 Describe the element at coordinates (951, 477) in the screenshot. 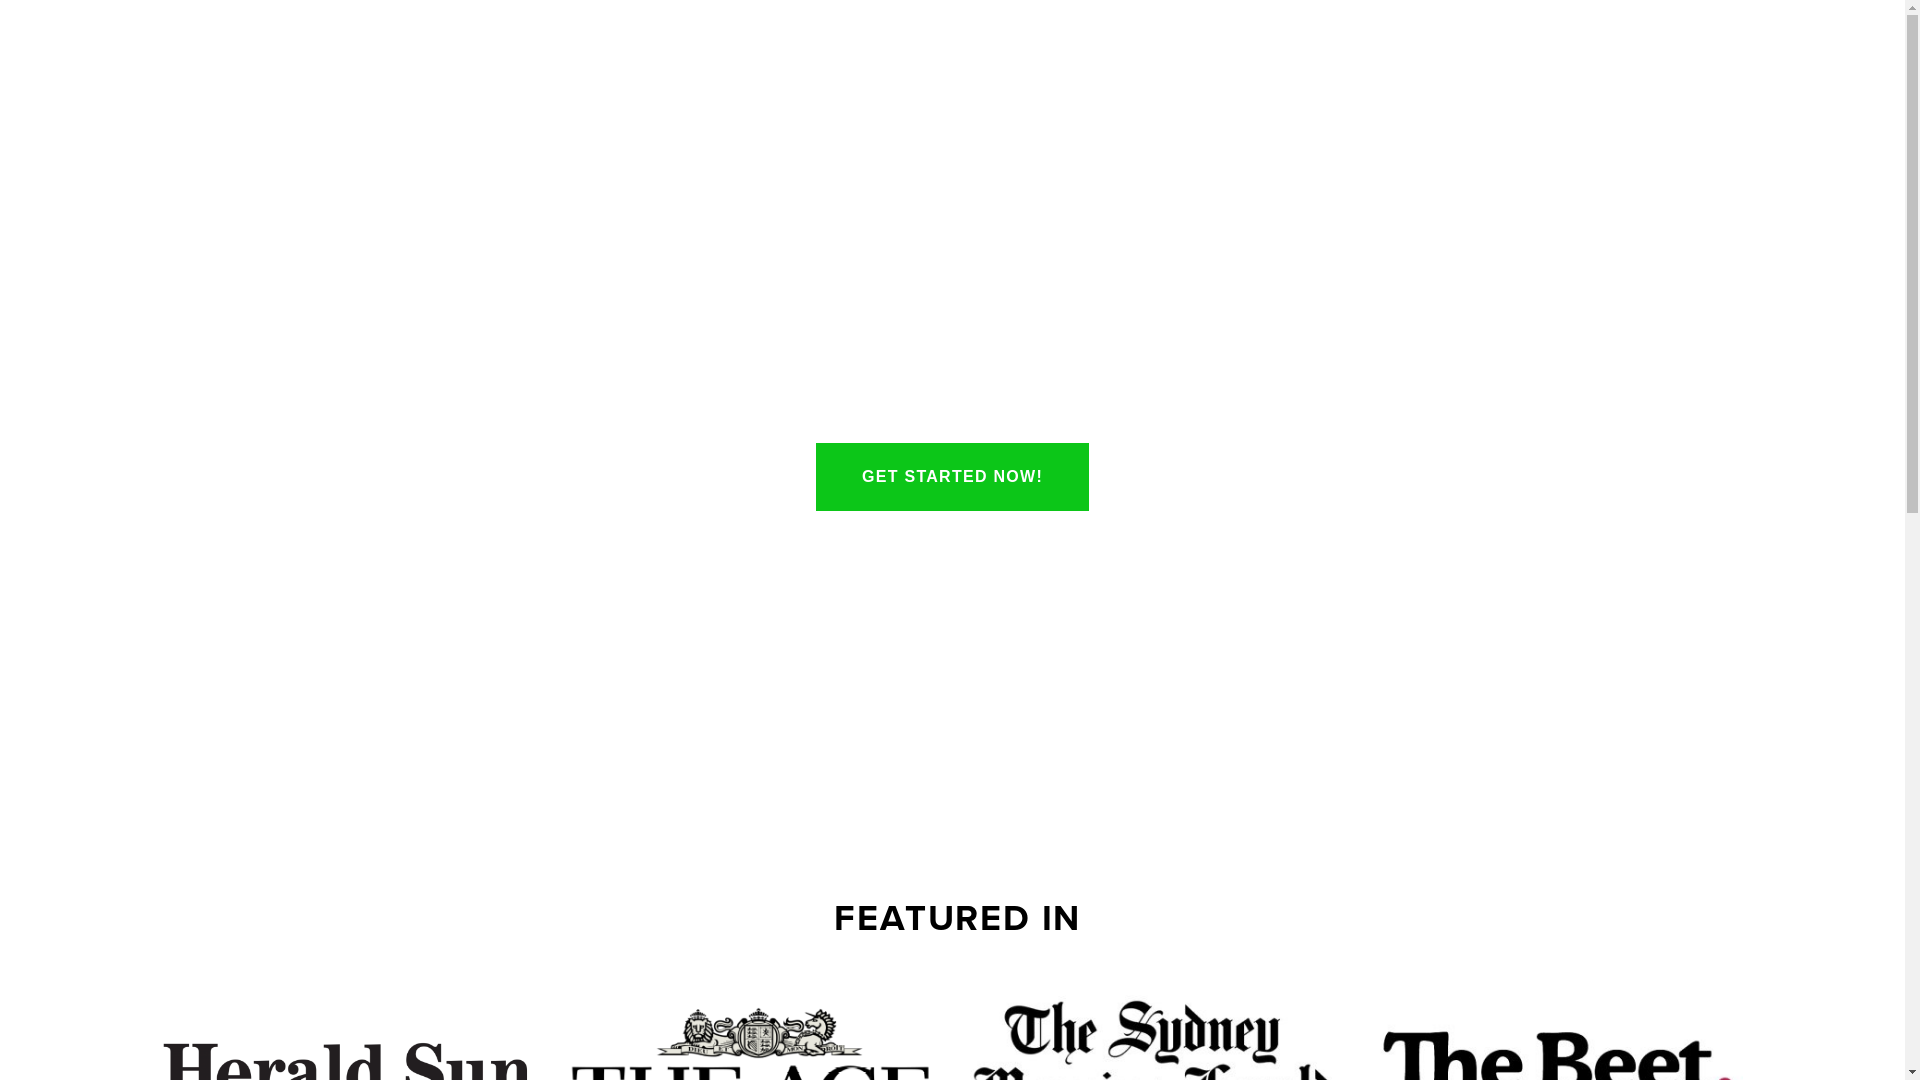

I see `'GET STARTED NOW!'` at that location.